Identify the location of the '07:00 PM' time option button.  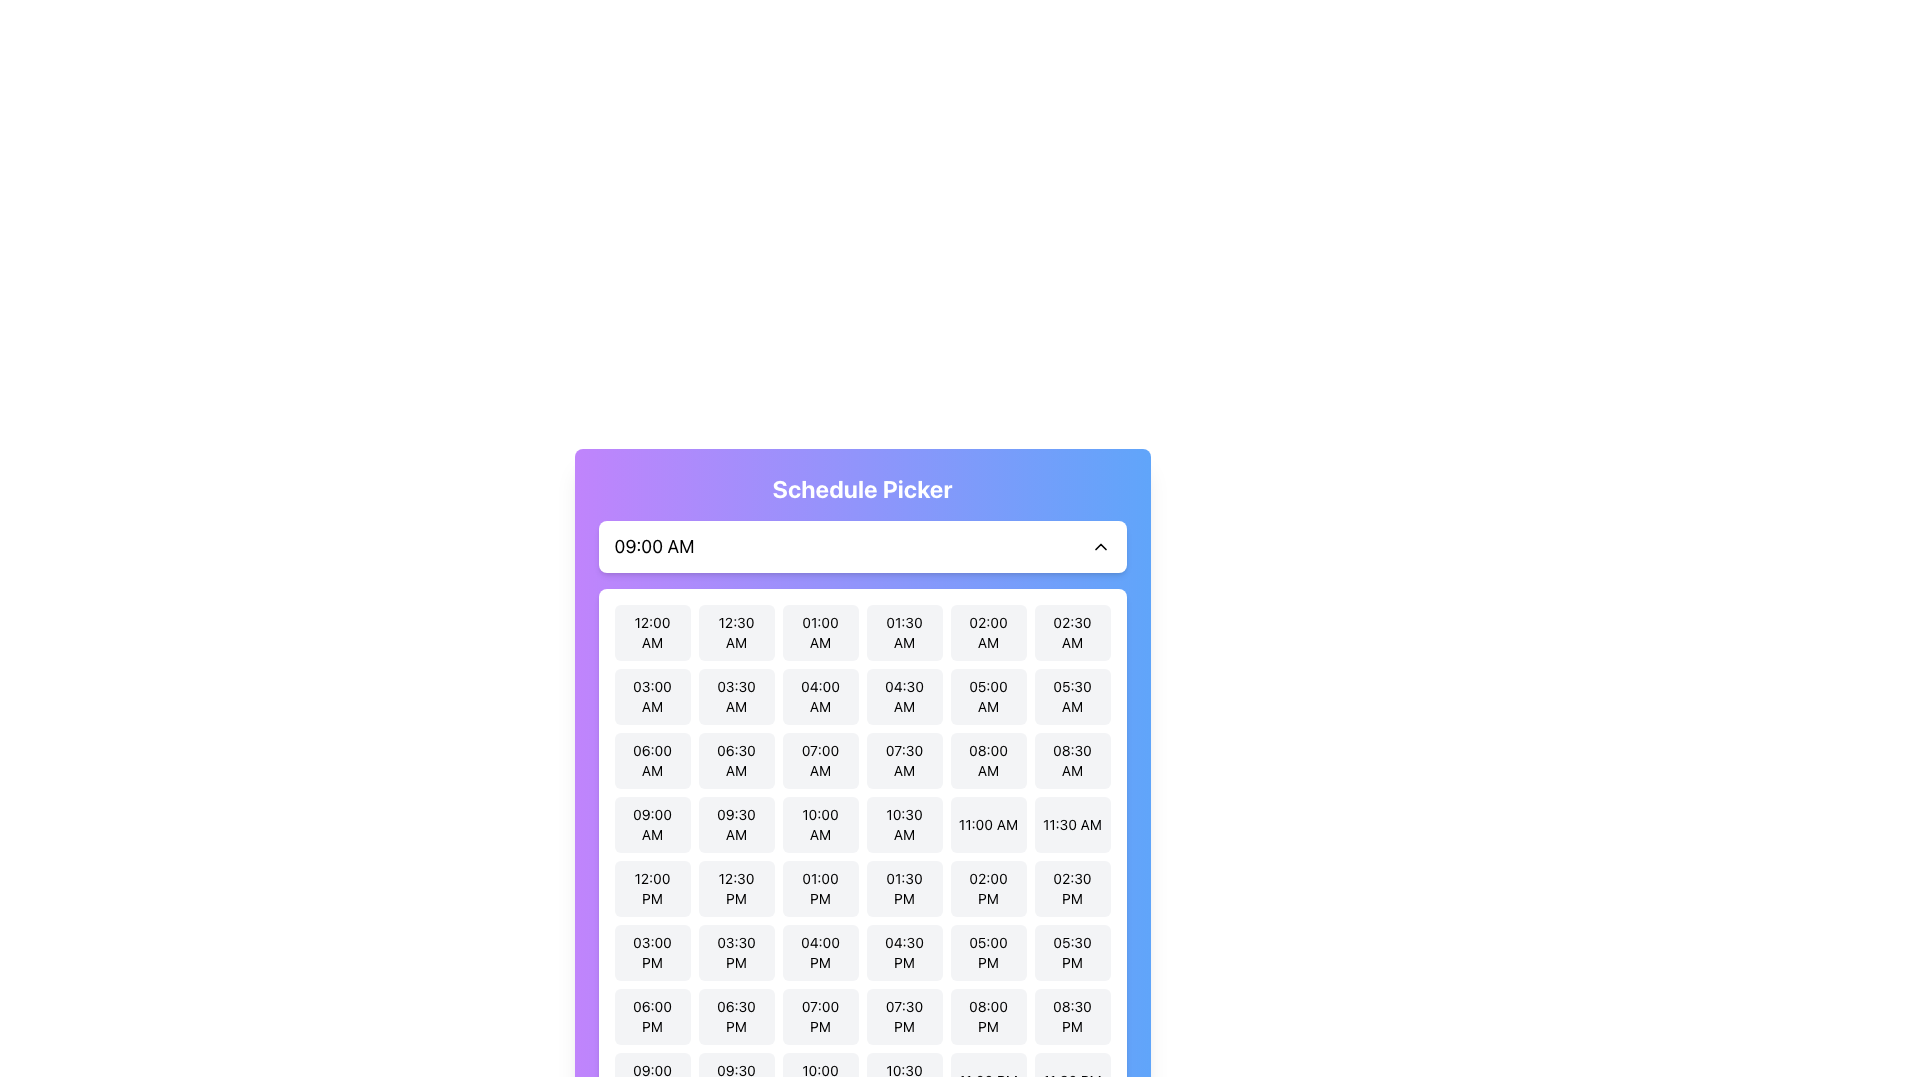
(820, 1017).